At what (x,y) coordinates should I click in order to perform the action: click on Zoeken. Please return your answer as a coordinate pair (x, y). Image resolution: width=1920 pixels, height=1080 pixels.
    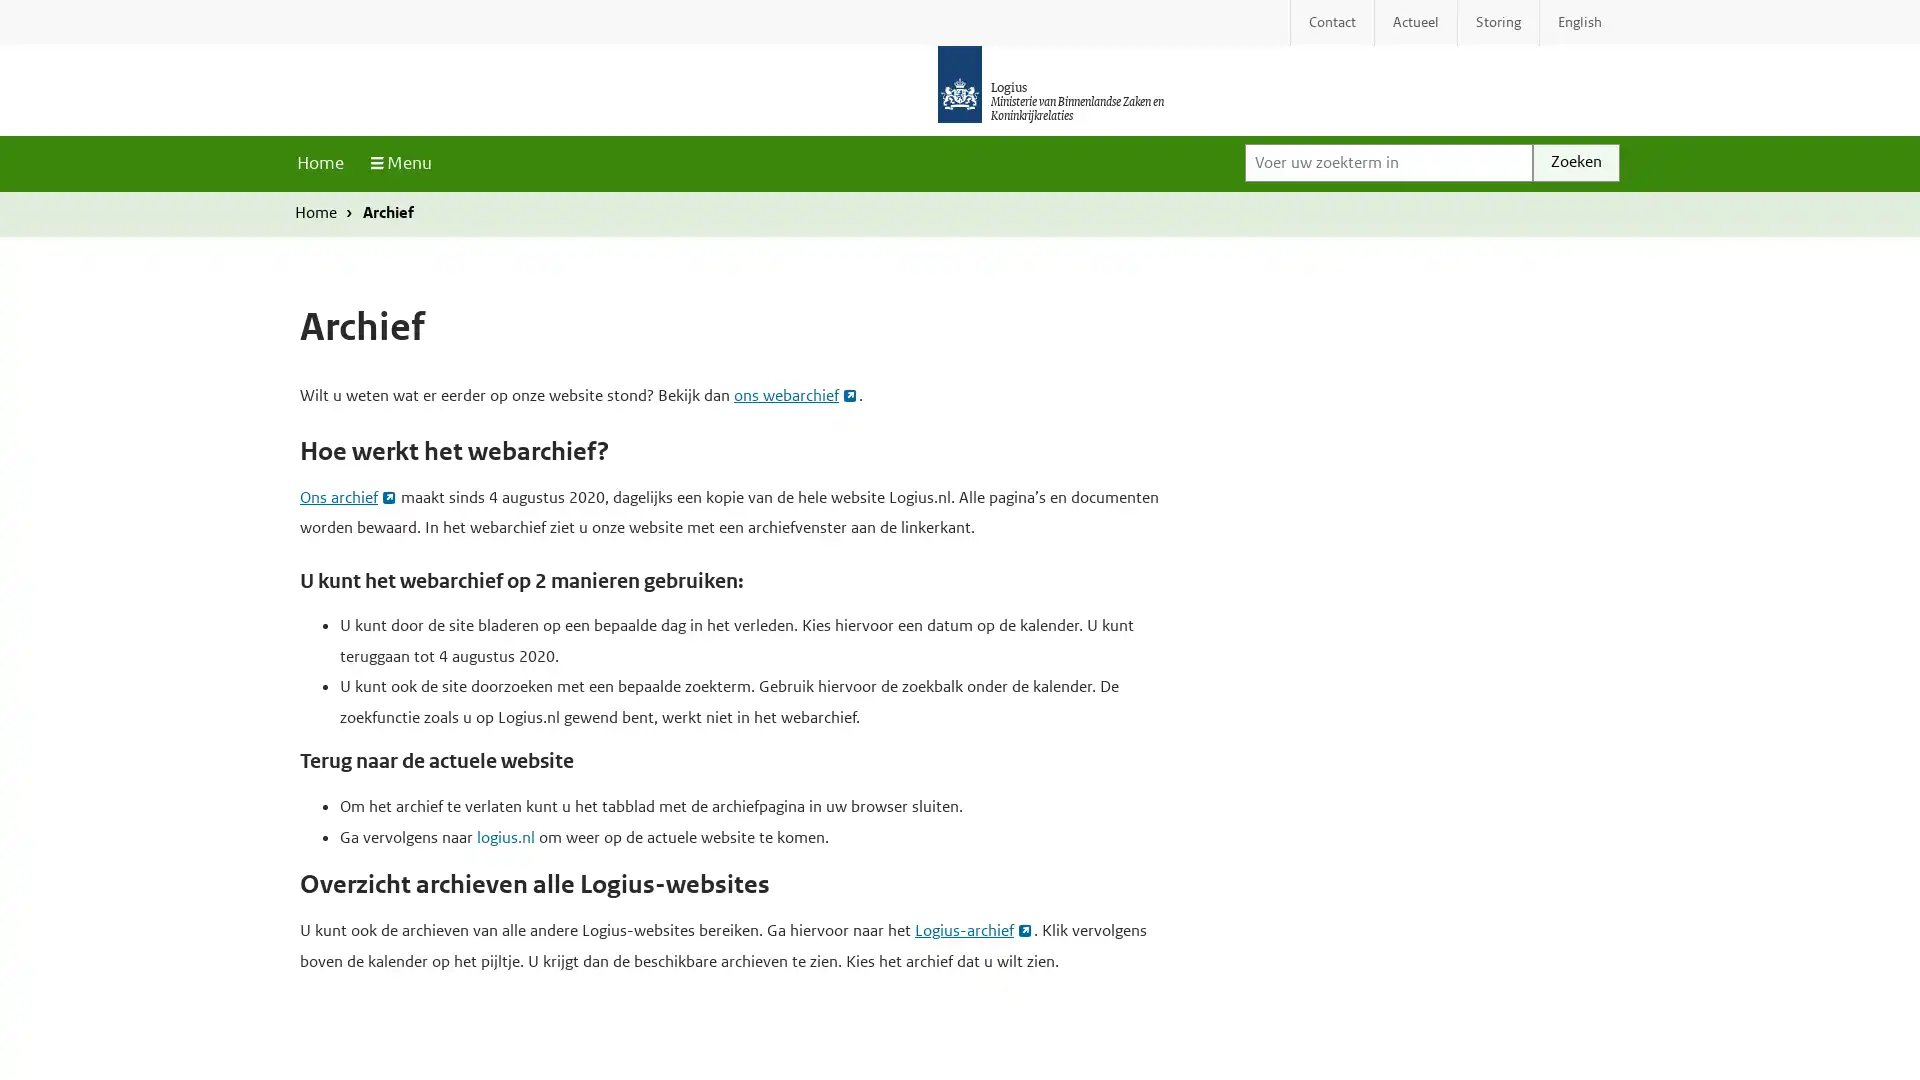
    Looking at the image, I should click on (1575, 161).